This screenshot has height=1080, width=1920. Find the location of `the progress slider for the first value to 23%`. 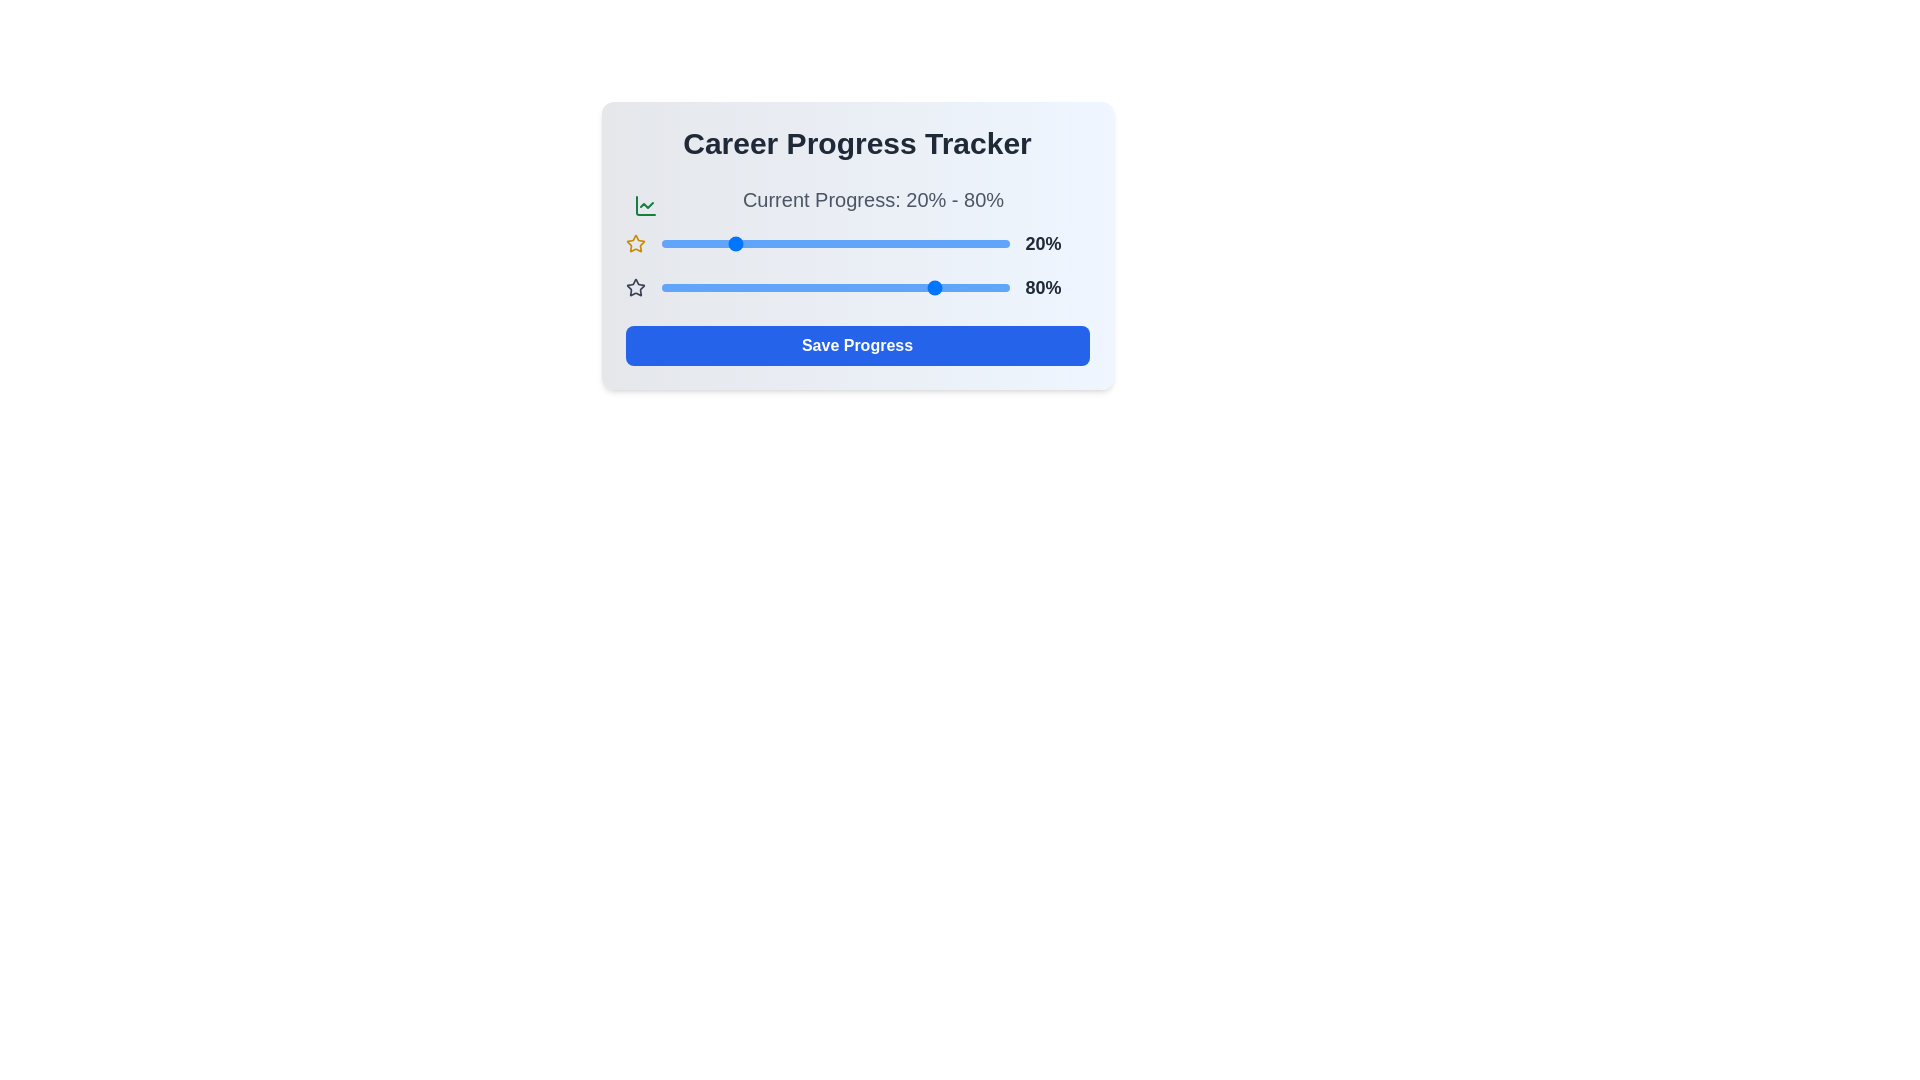

the progress slider for the first value to 23% is located at coordinates (740, 242).